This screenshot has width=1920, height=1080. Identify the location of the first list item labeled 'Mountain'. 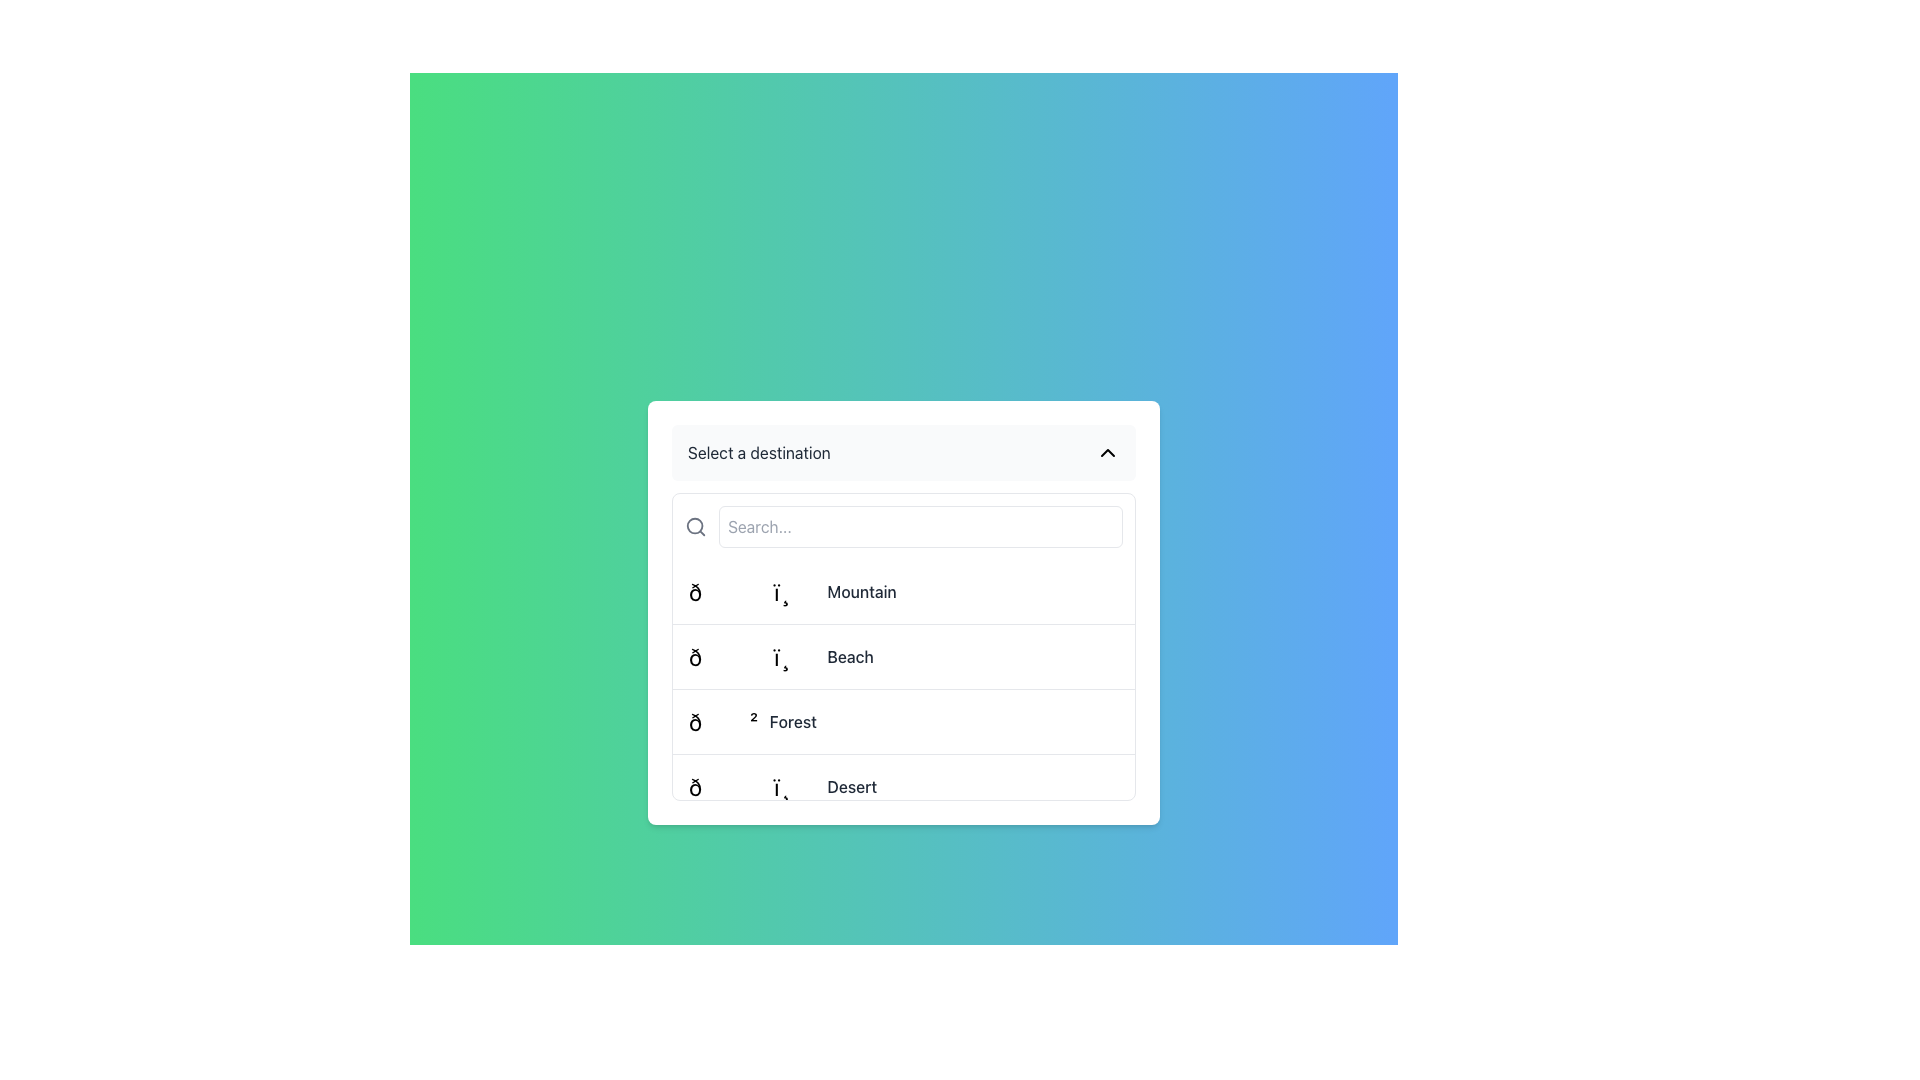
(791, 590).